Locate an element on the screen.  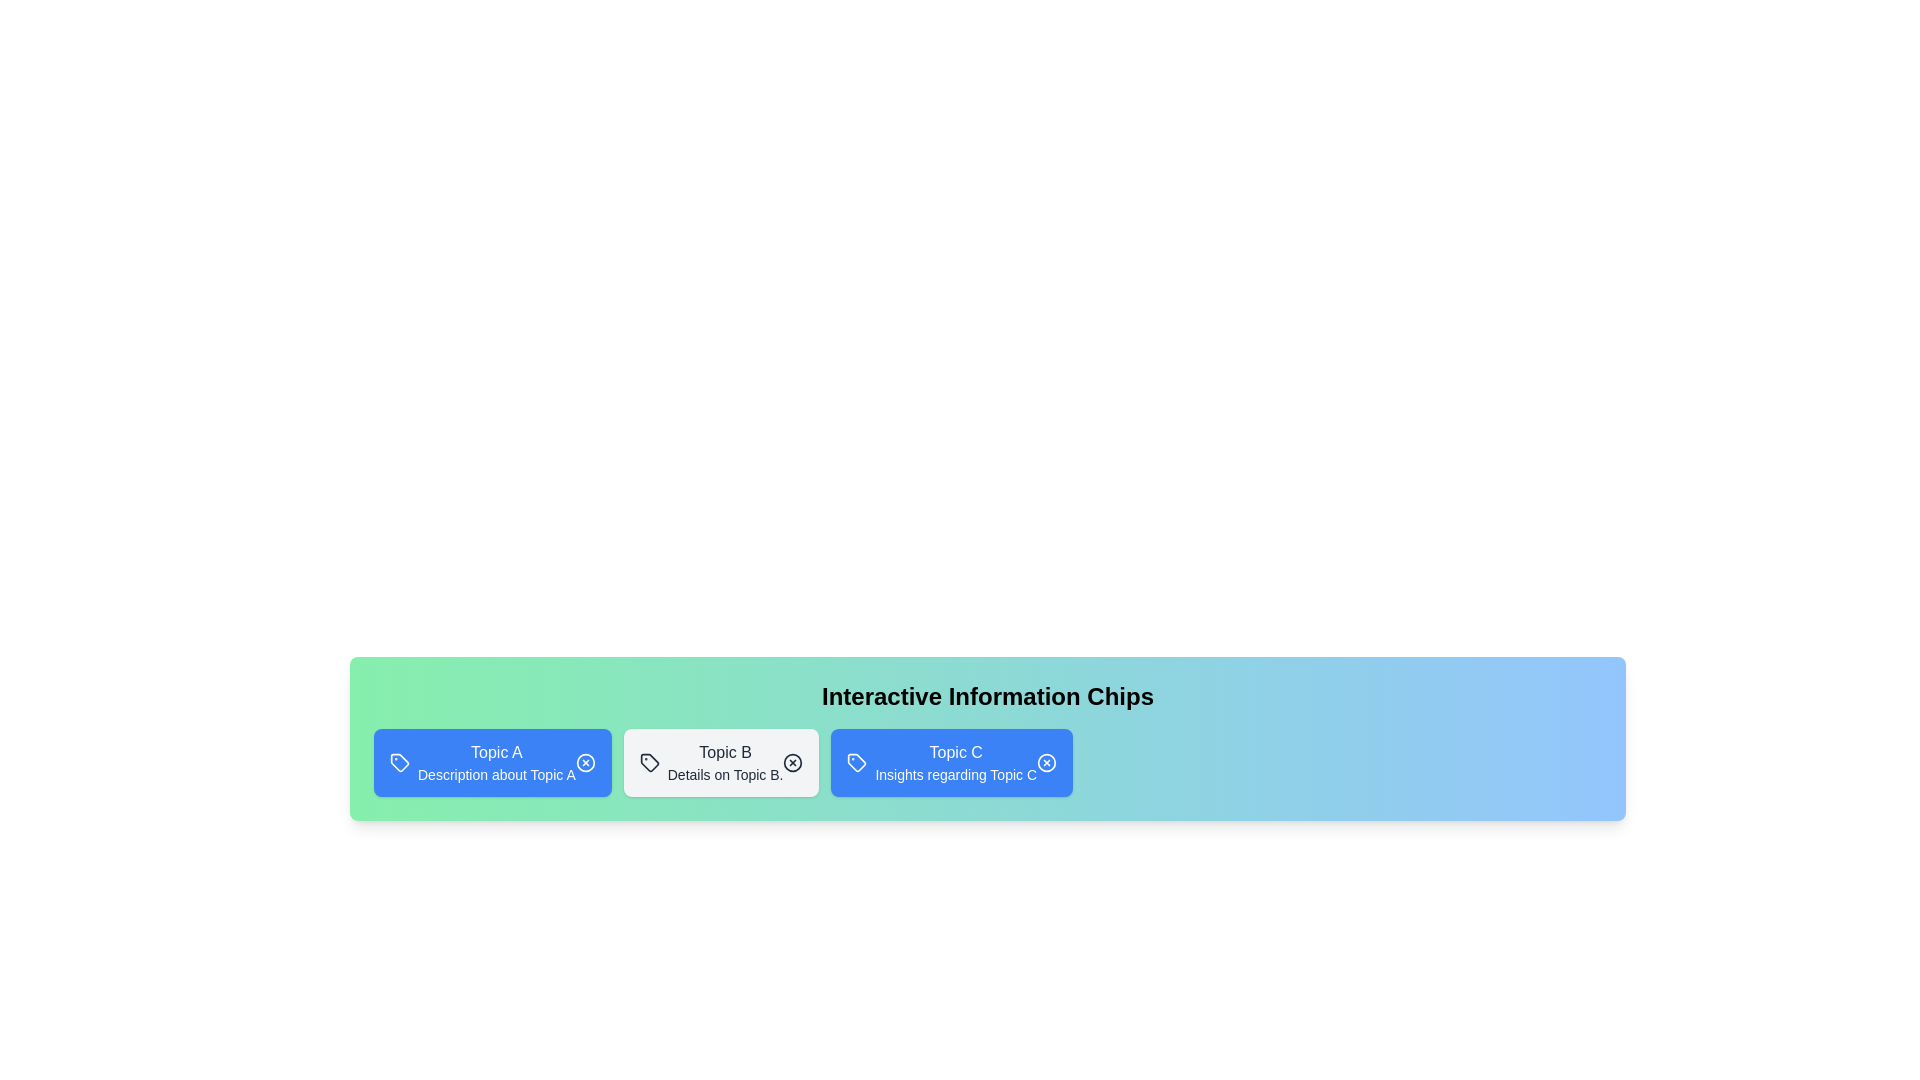
the close button of the chip labeled Topic A is located at coordinates (584, 763).